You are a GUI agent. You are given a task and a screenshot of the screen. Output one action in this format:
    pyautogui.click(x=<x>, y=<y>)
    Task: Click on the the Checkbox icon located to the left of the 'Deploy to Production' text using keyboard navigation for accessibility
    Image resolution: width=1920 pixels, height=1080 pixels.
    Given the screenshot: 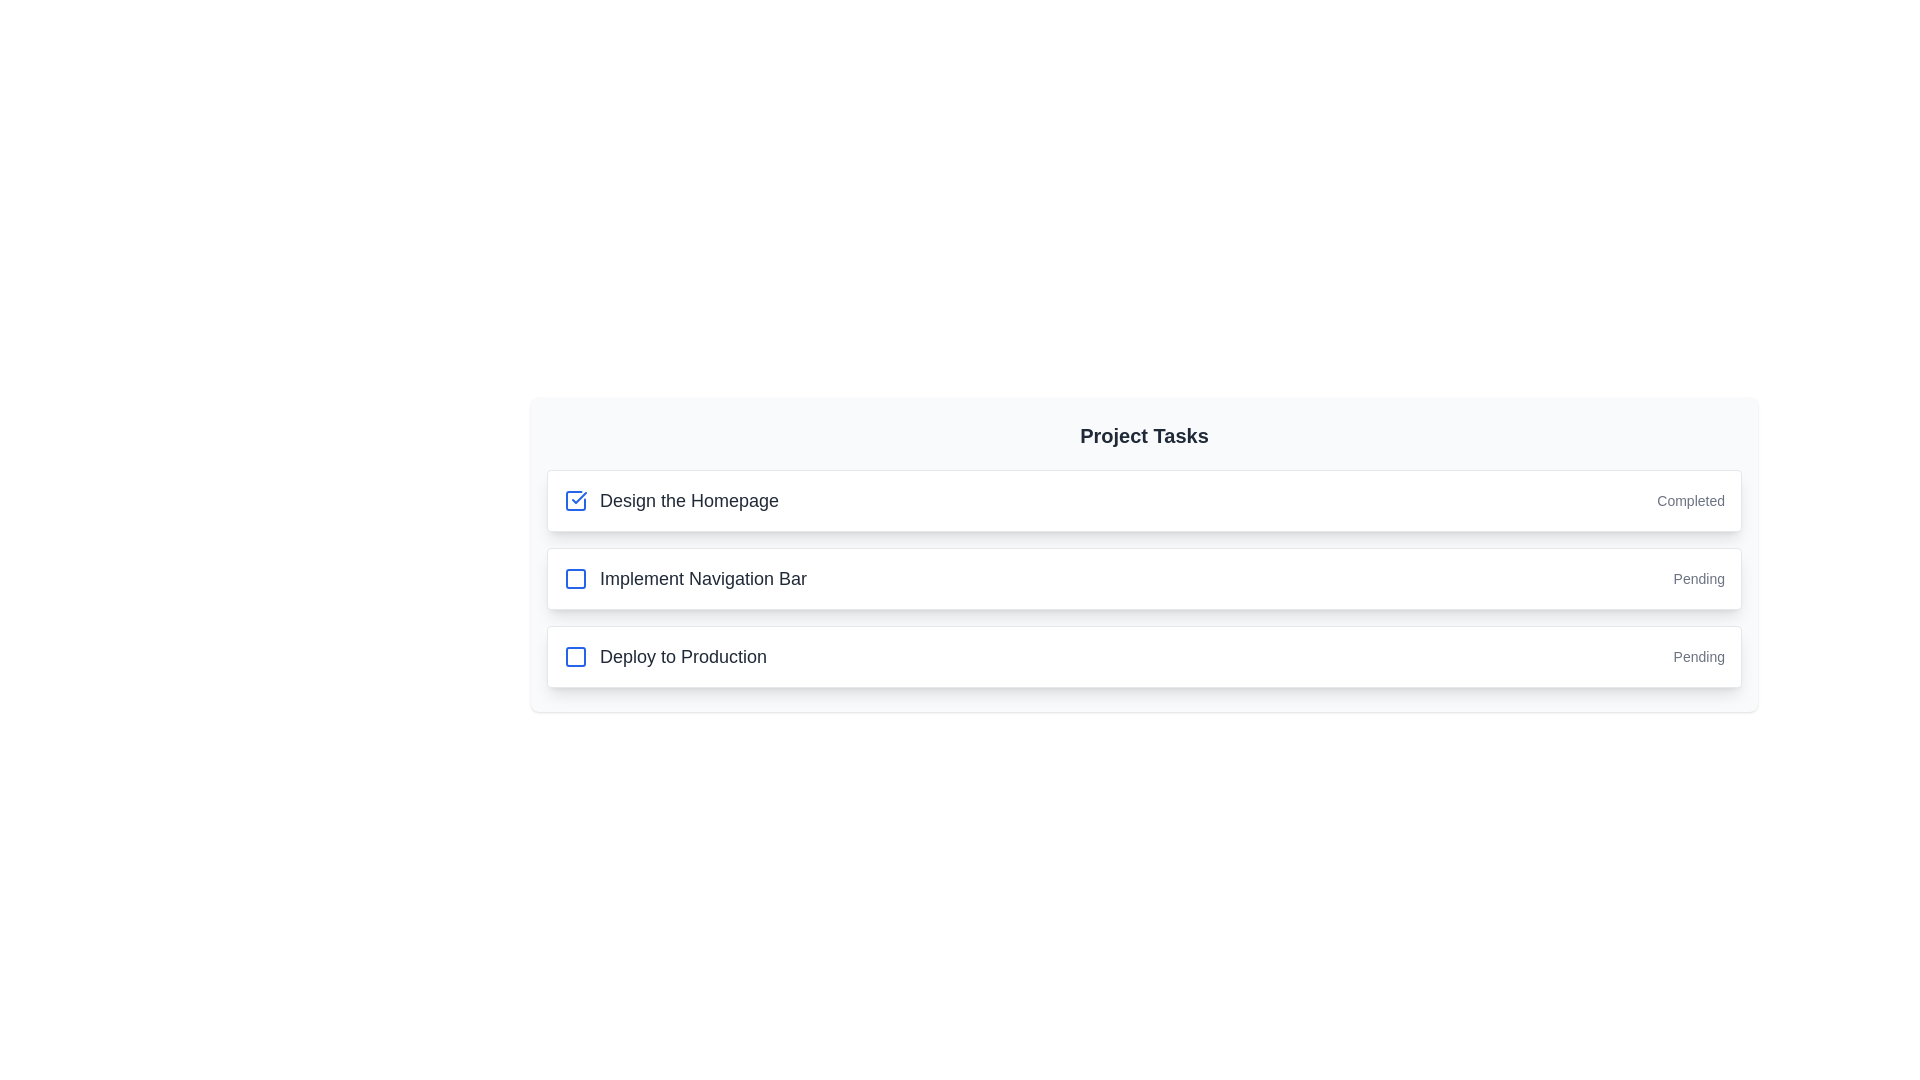 What is the action you would take?
    pyautogui.click(x=575, y=656)
    